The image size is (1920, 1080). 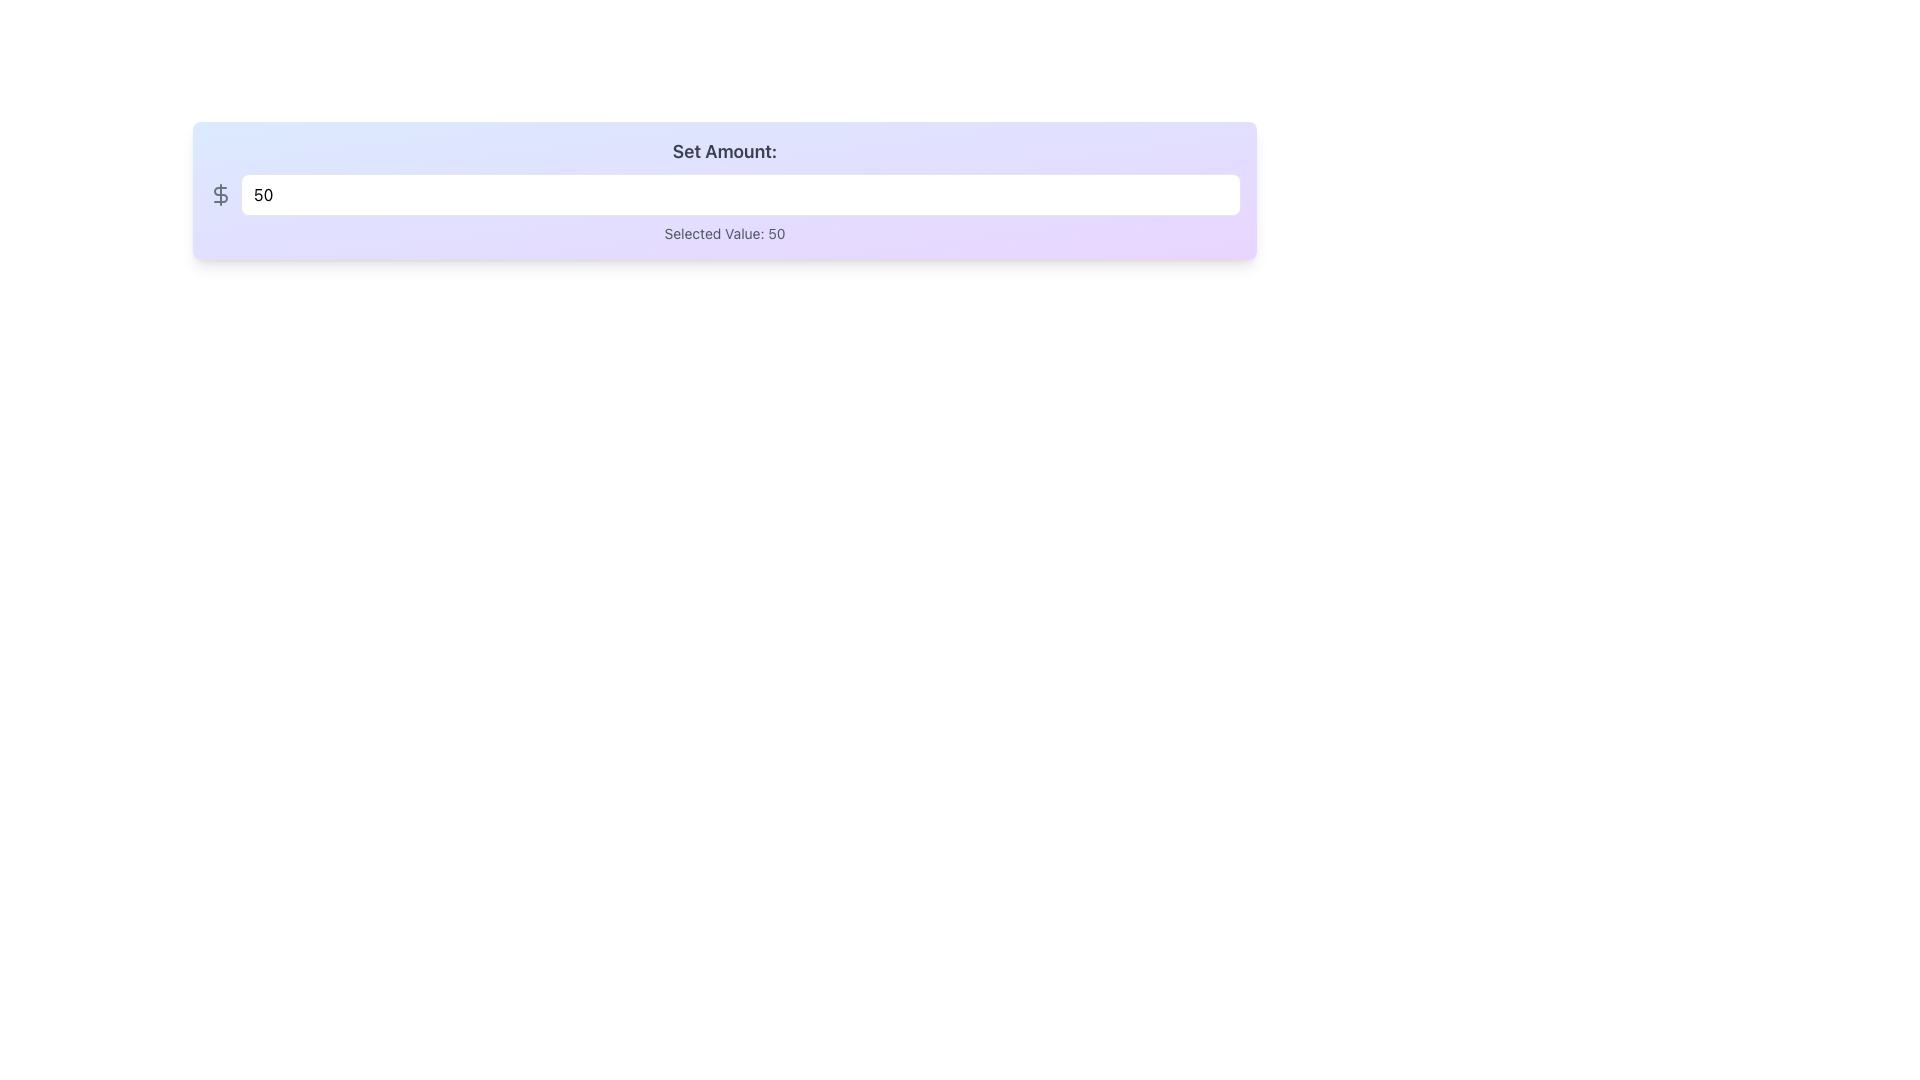 What do you see at coordinates (723, 233) in the screenshot?
I see `the Descriptive Label that displays the currently selected numeric value, located beneath the 'Set Amount:' input field` at bounding box center [723, 233].